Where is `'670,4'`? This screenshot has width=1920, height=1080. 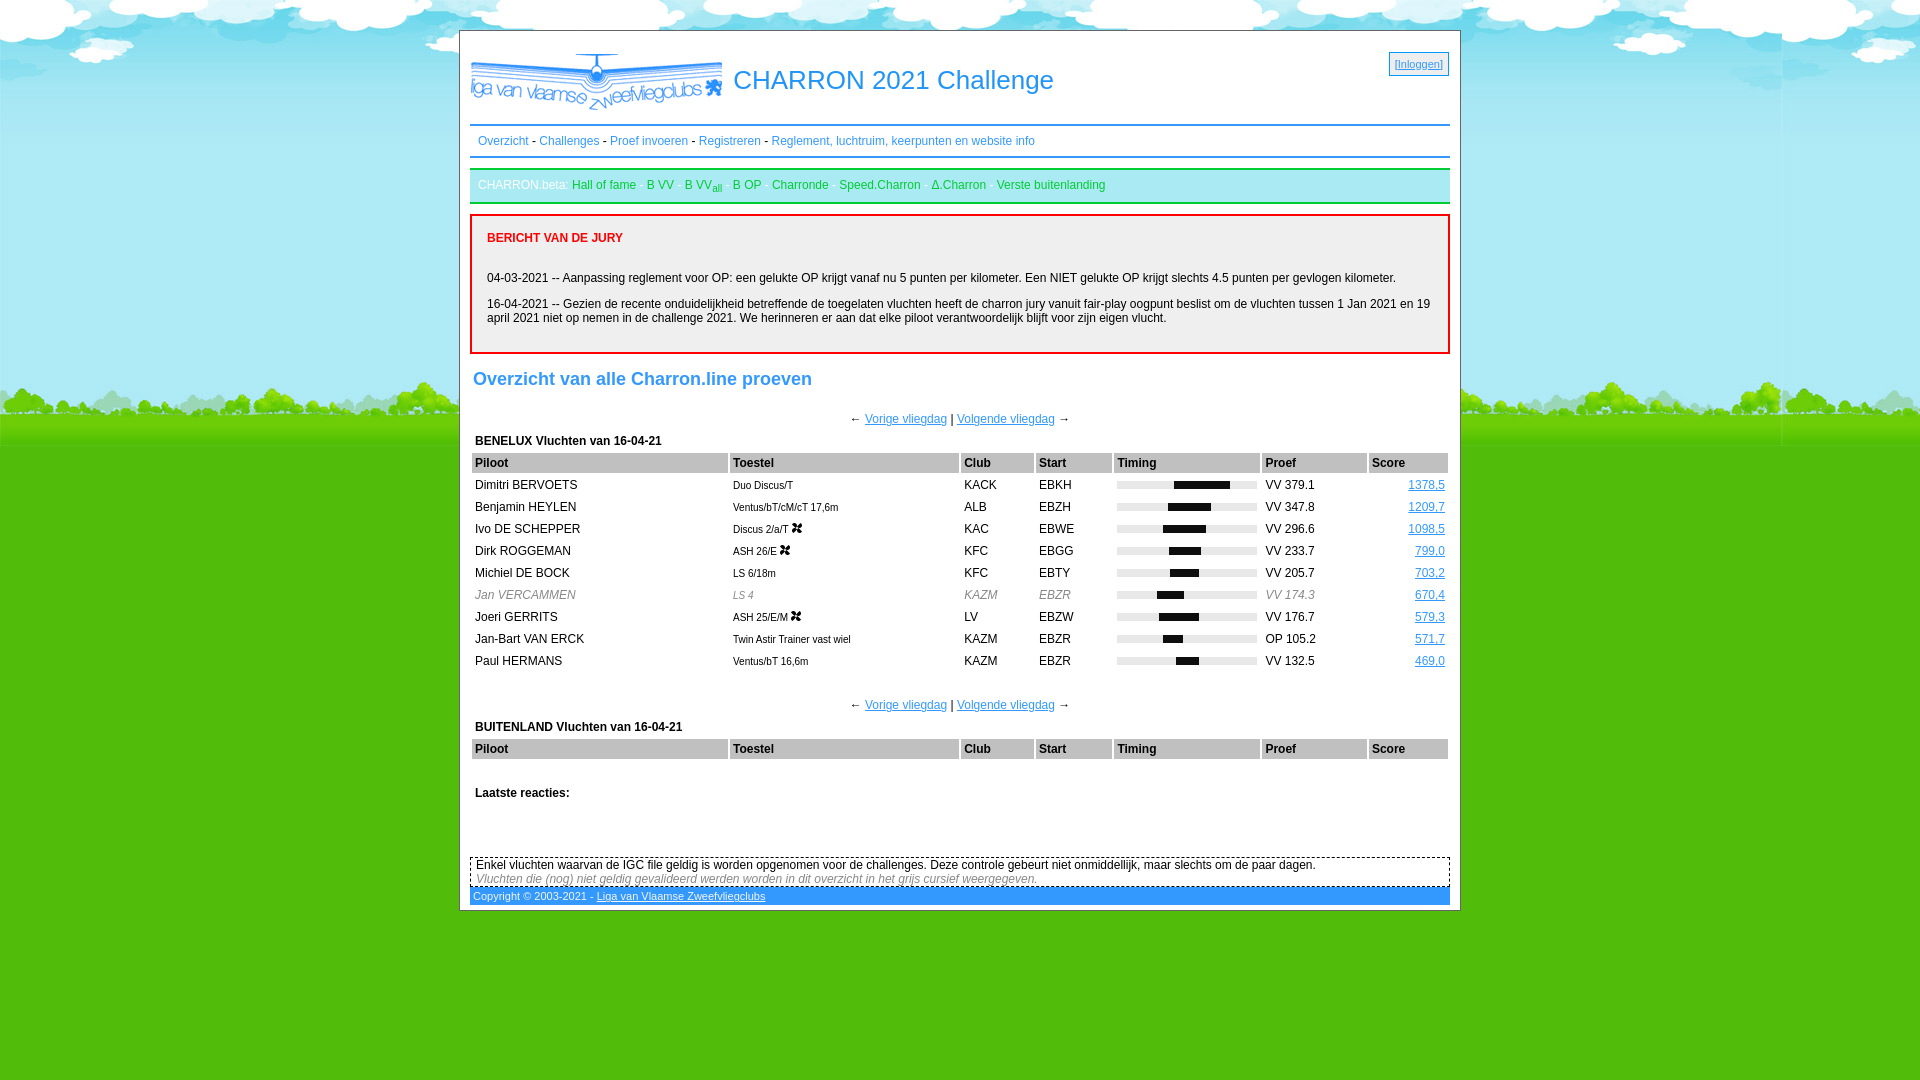 '670,4' is located at coordinates (1429, 593).